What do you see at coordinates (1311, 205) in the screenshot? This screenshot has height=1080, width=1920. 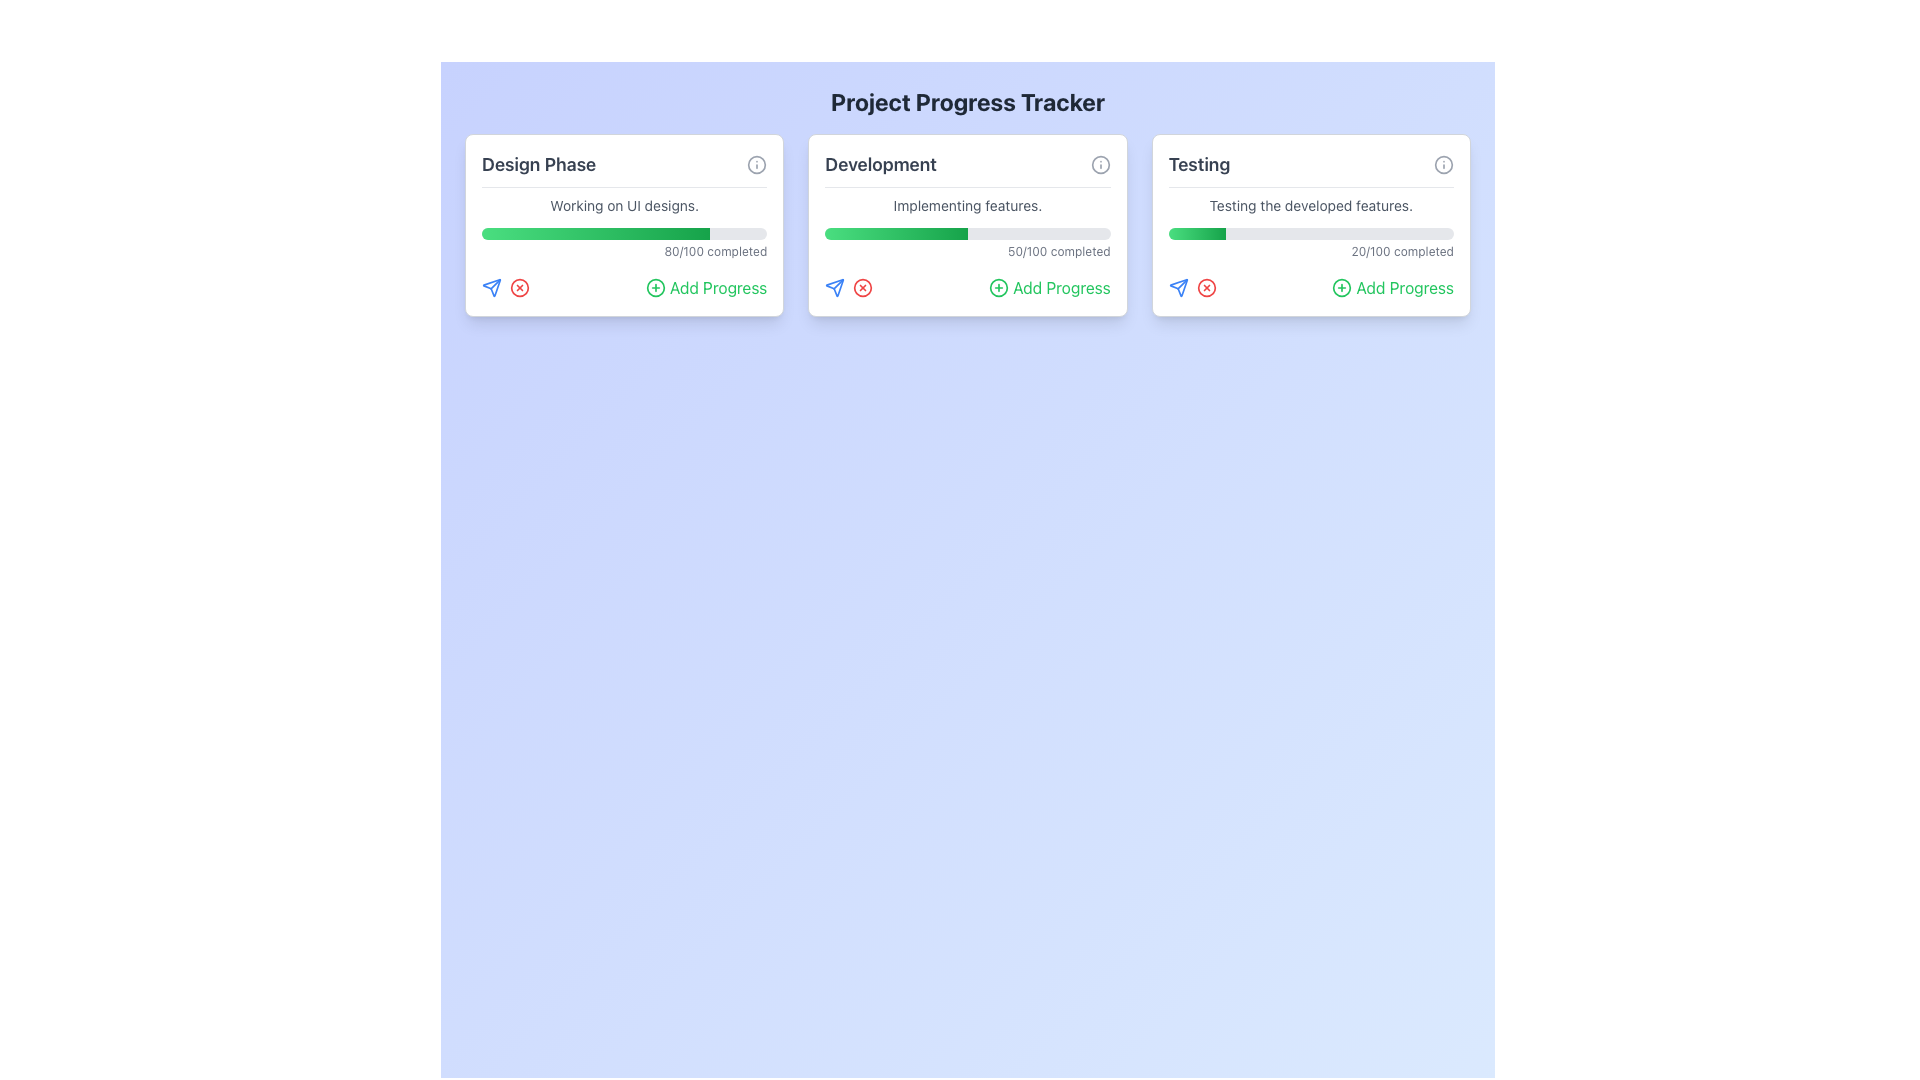 I see `the grey text label reading 'Testing the developed features.' located below the title 'Testing' in the third card of the horizontal sequence of three cards` at bounding box center [1311, 205].